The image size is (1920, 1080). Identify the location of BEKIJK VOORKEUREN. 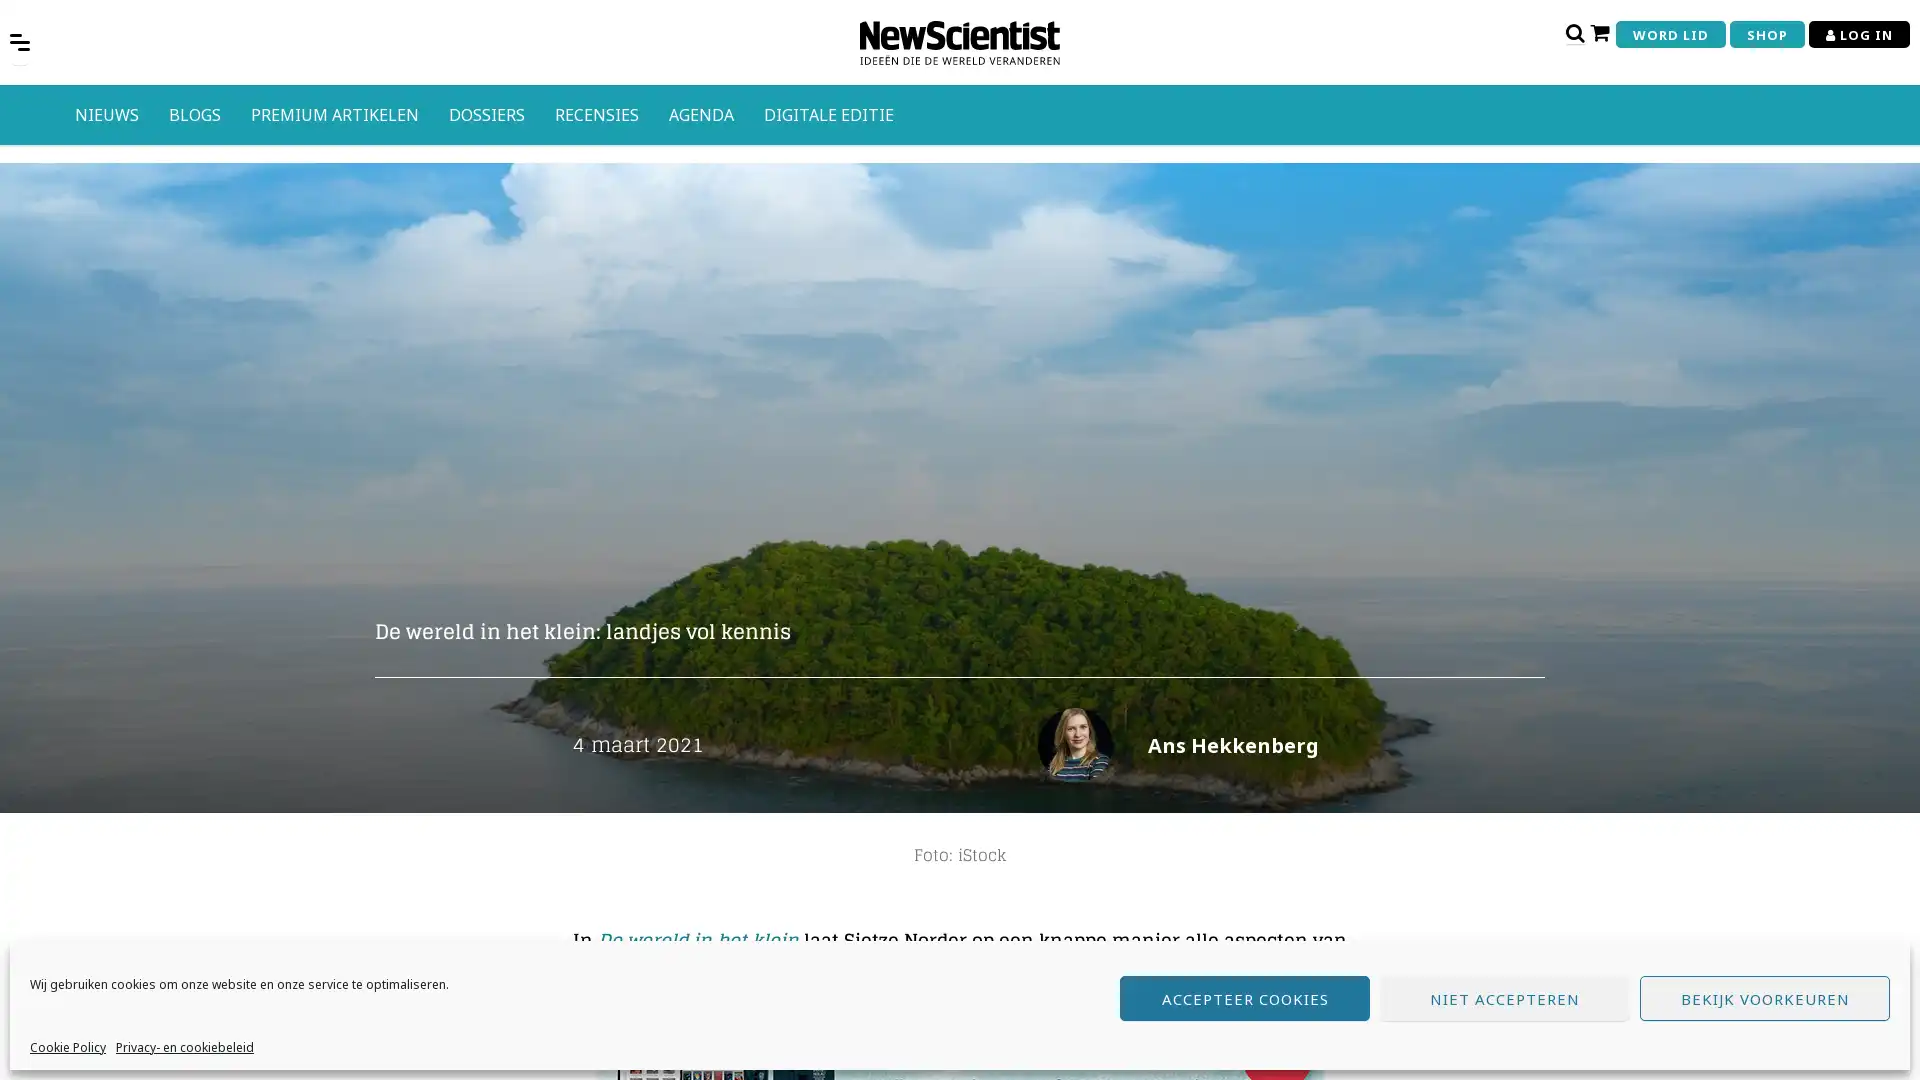
(1765, 998).